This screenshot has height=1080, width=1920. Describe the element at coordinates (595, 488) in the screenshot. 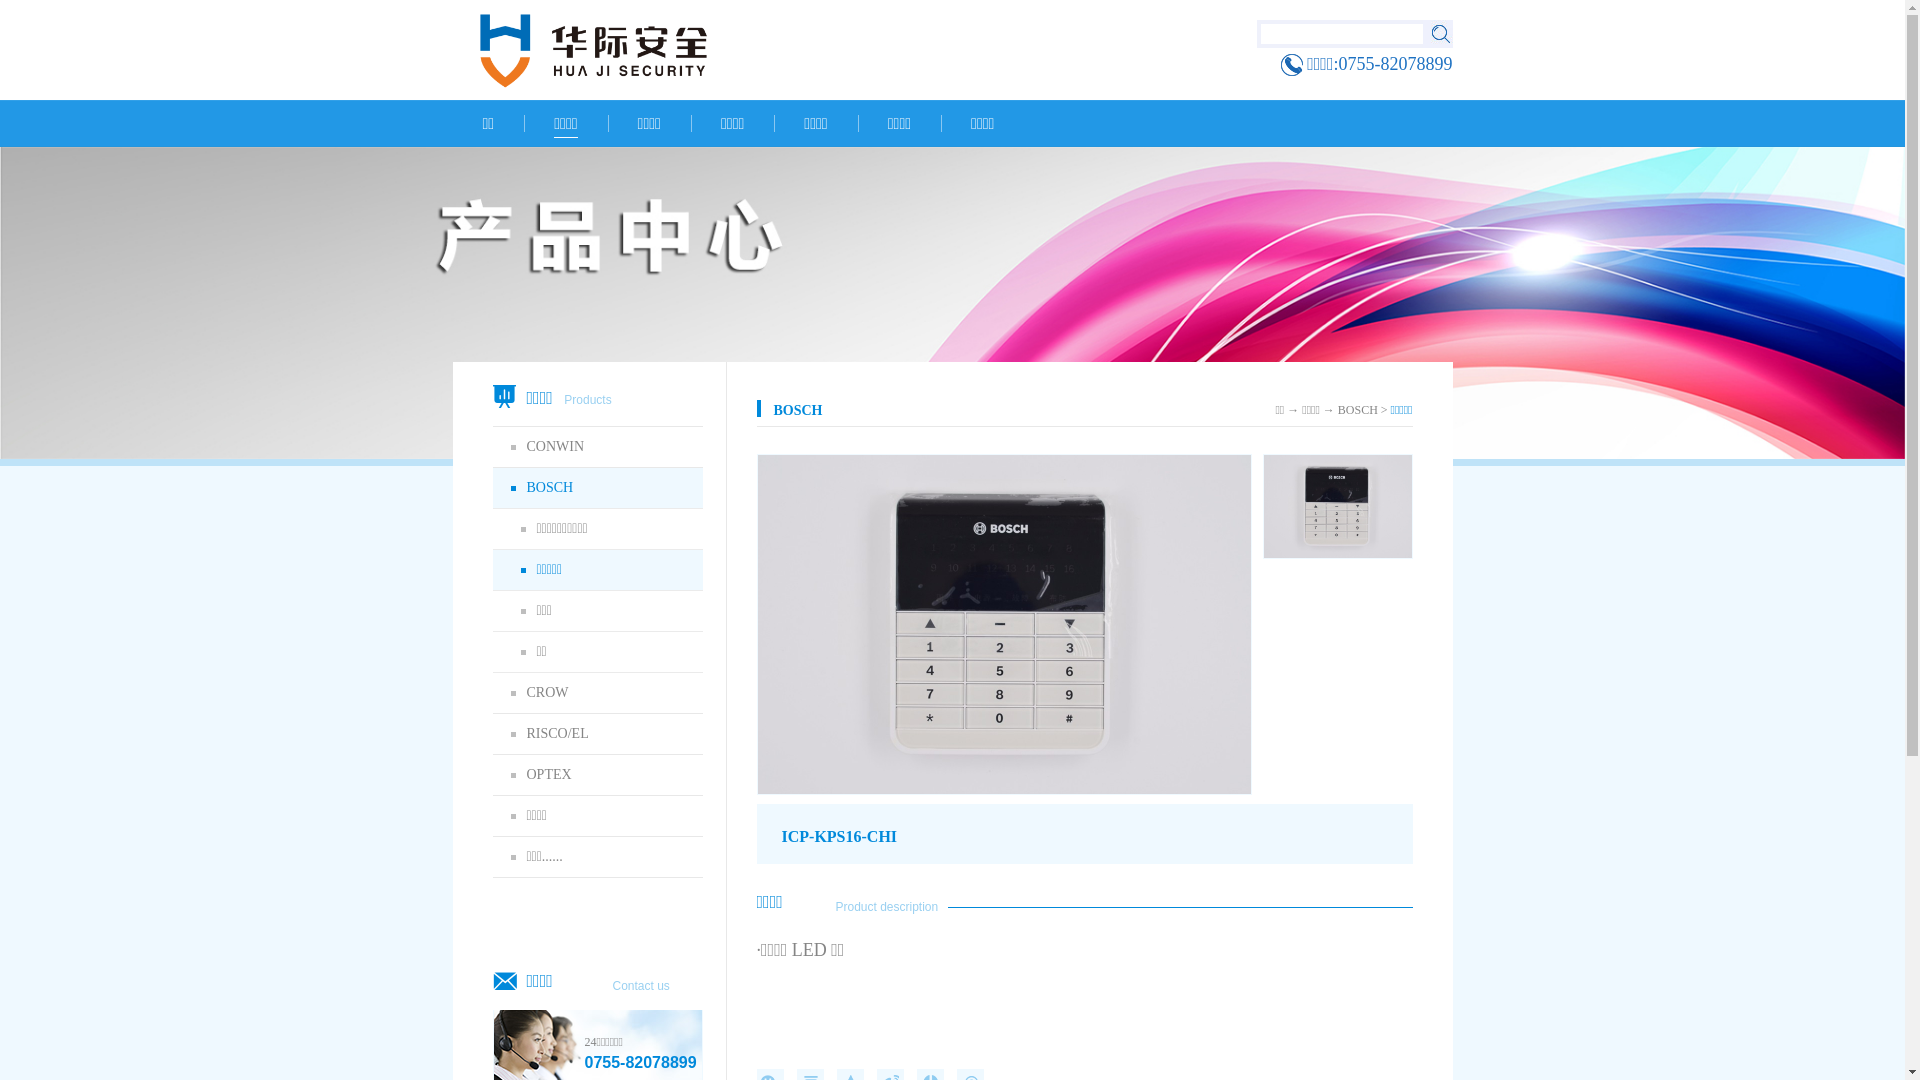

I see `'BOSCH'` at that location.